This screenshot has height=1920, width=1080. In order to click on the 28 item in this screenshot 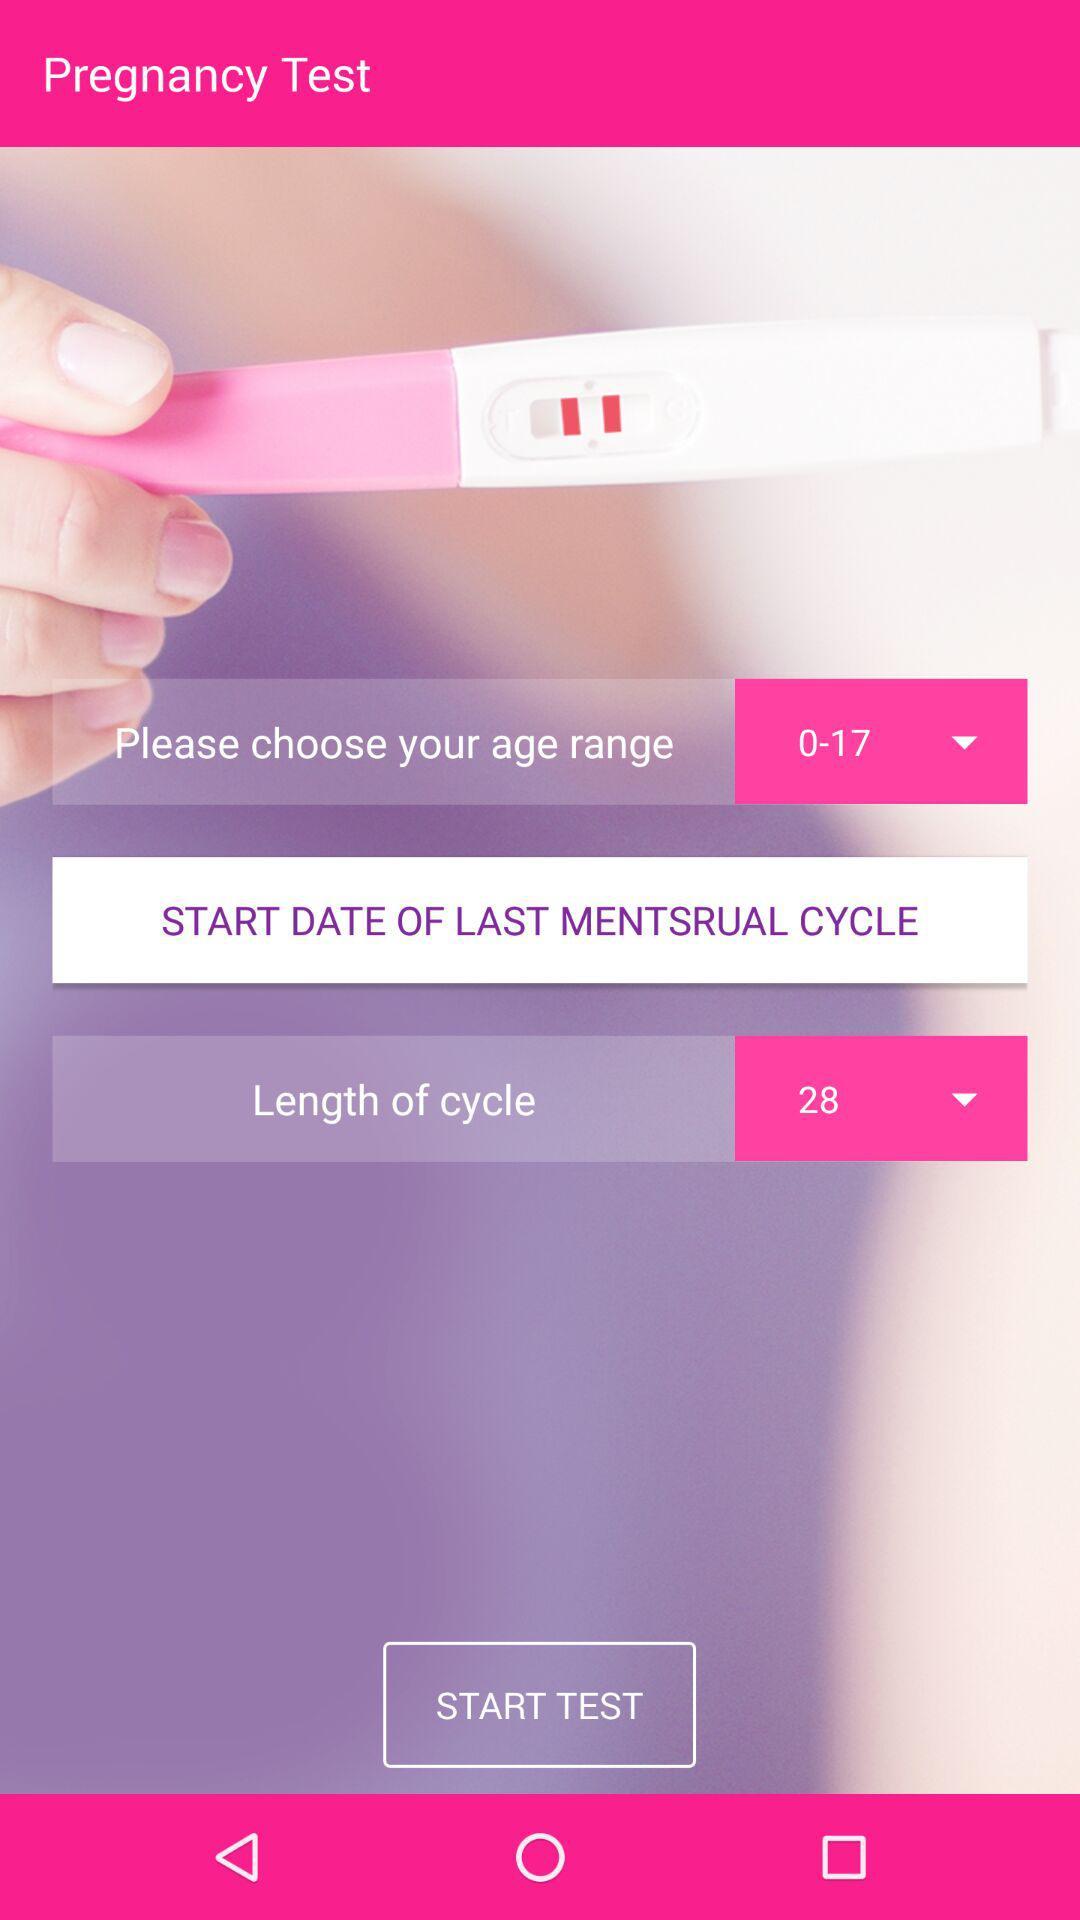, I will do `click(880, 1097)`.